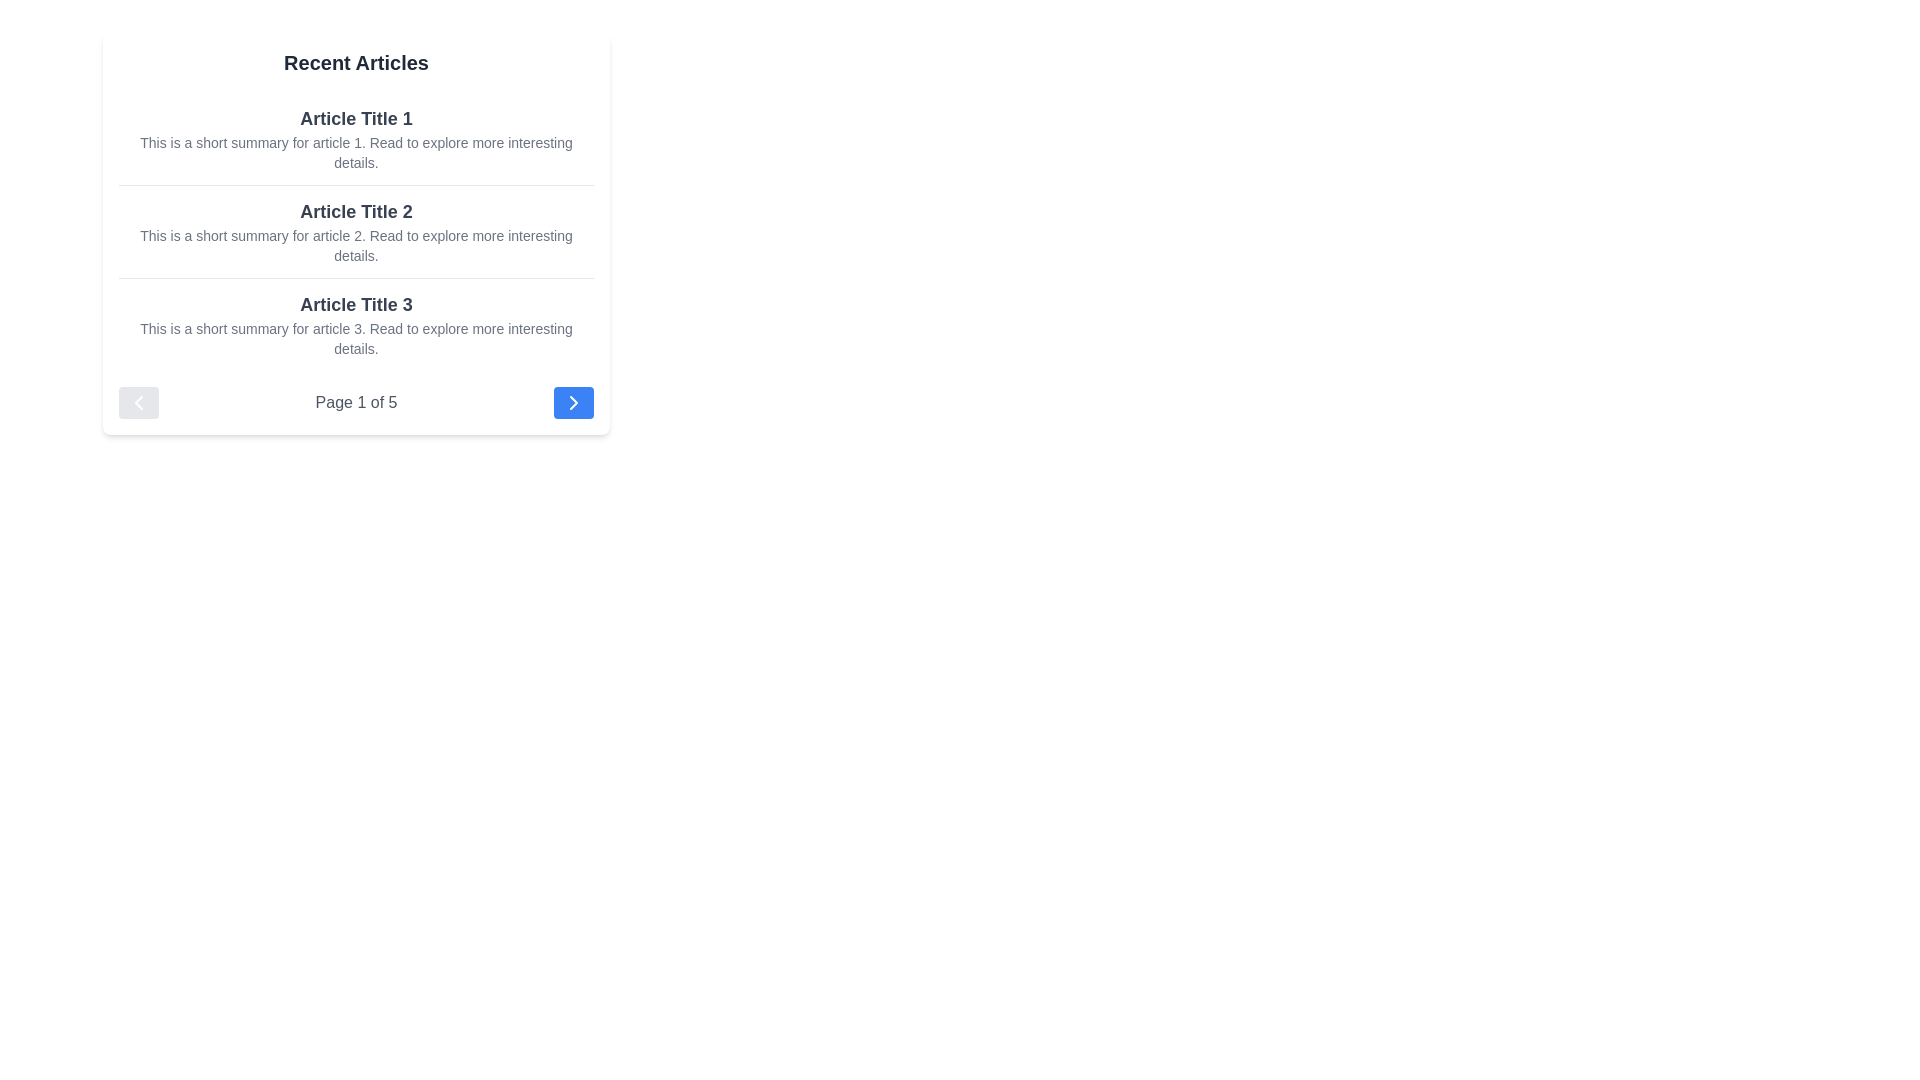 This screenshot has height=1080, width=1920. What do you see at coordinates (356, 338) in the screenshot?
I see `the text element located directly beneath the heading 'Article Title 3', which provides a summary of the article` at bounding box center [356, 338].